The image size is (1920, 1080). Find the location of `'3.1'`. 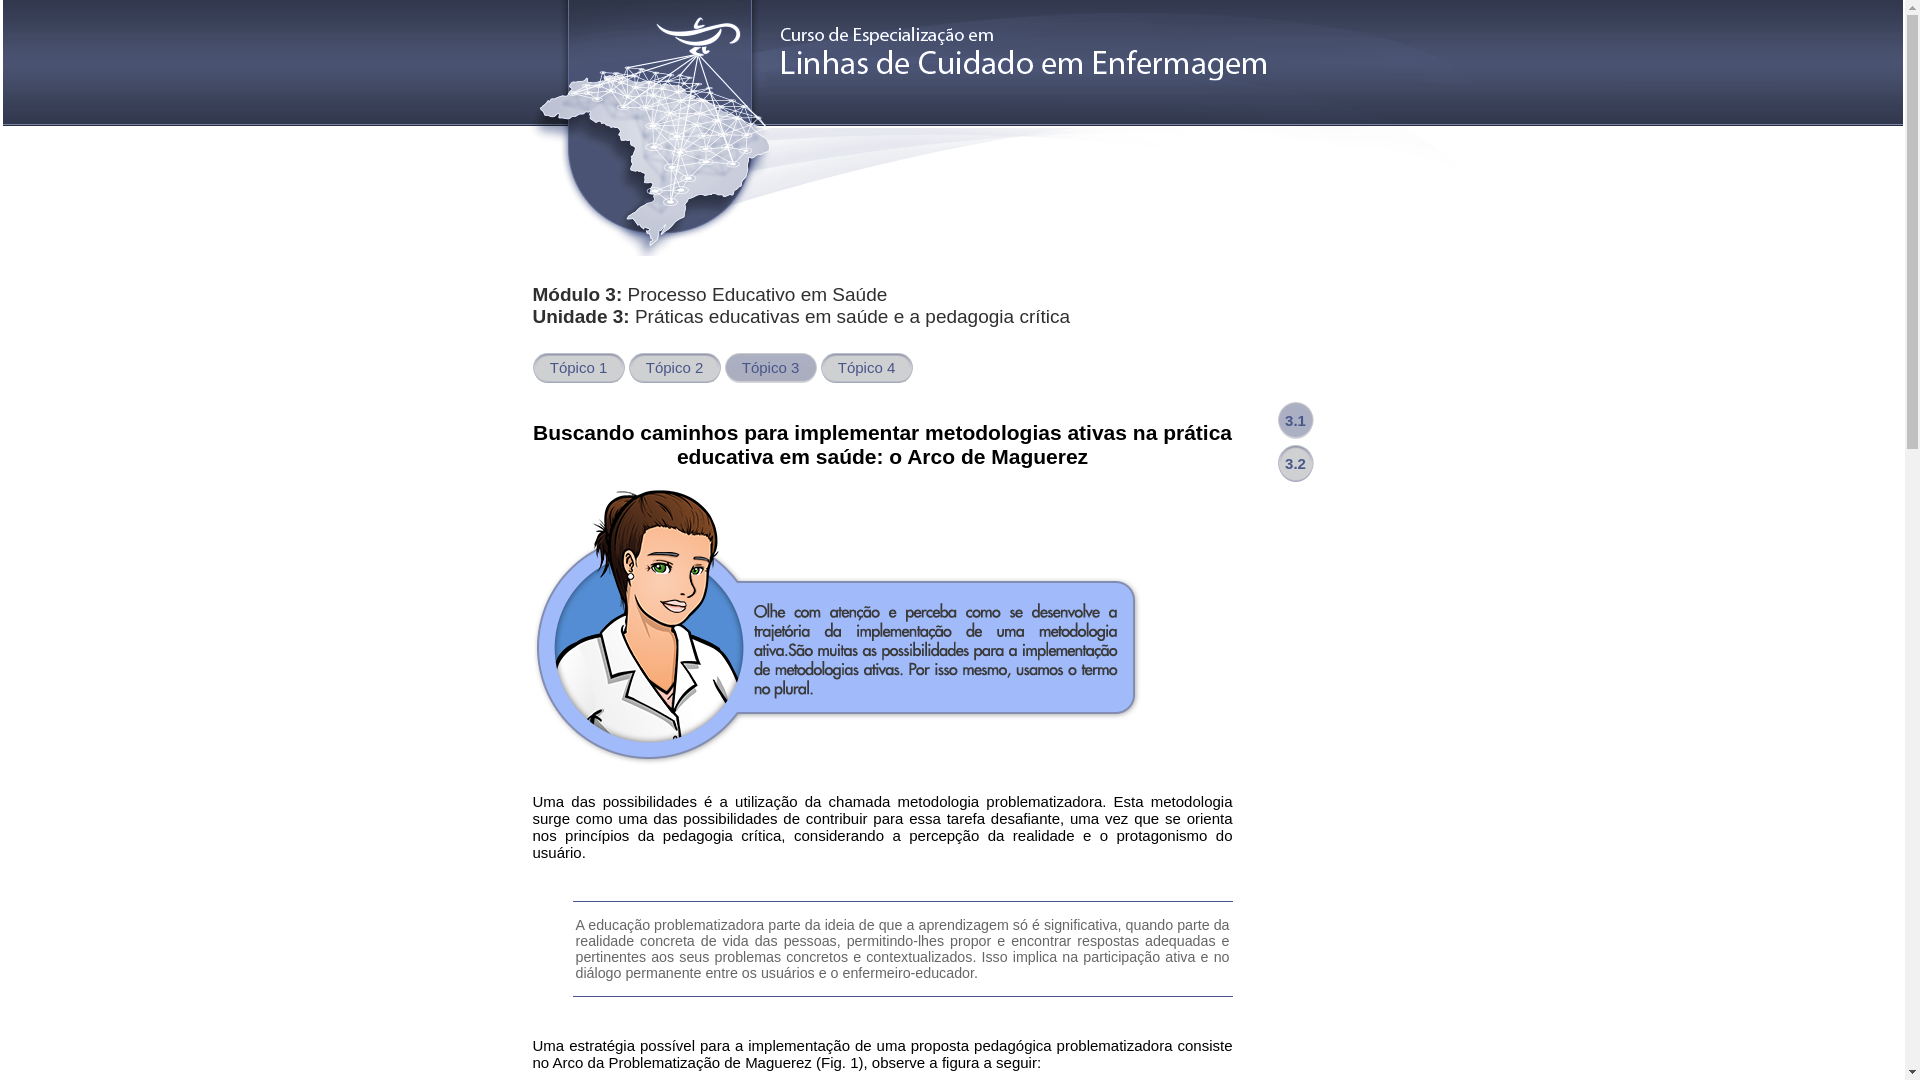

'3.1' is located at coordinates (1296, 419).